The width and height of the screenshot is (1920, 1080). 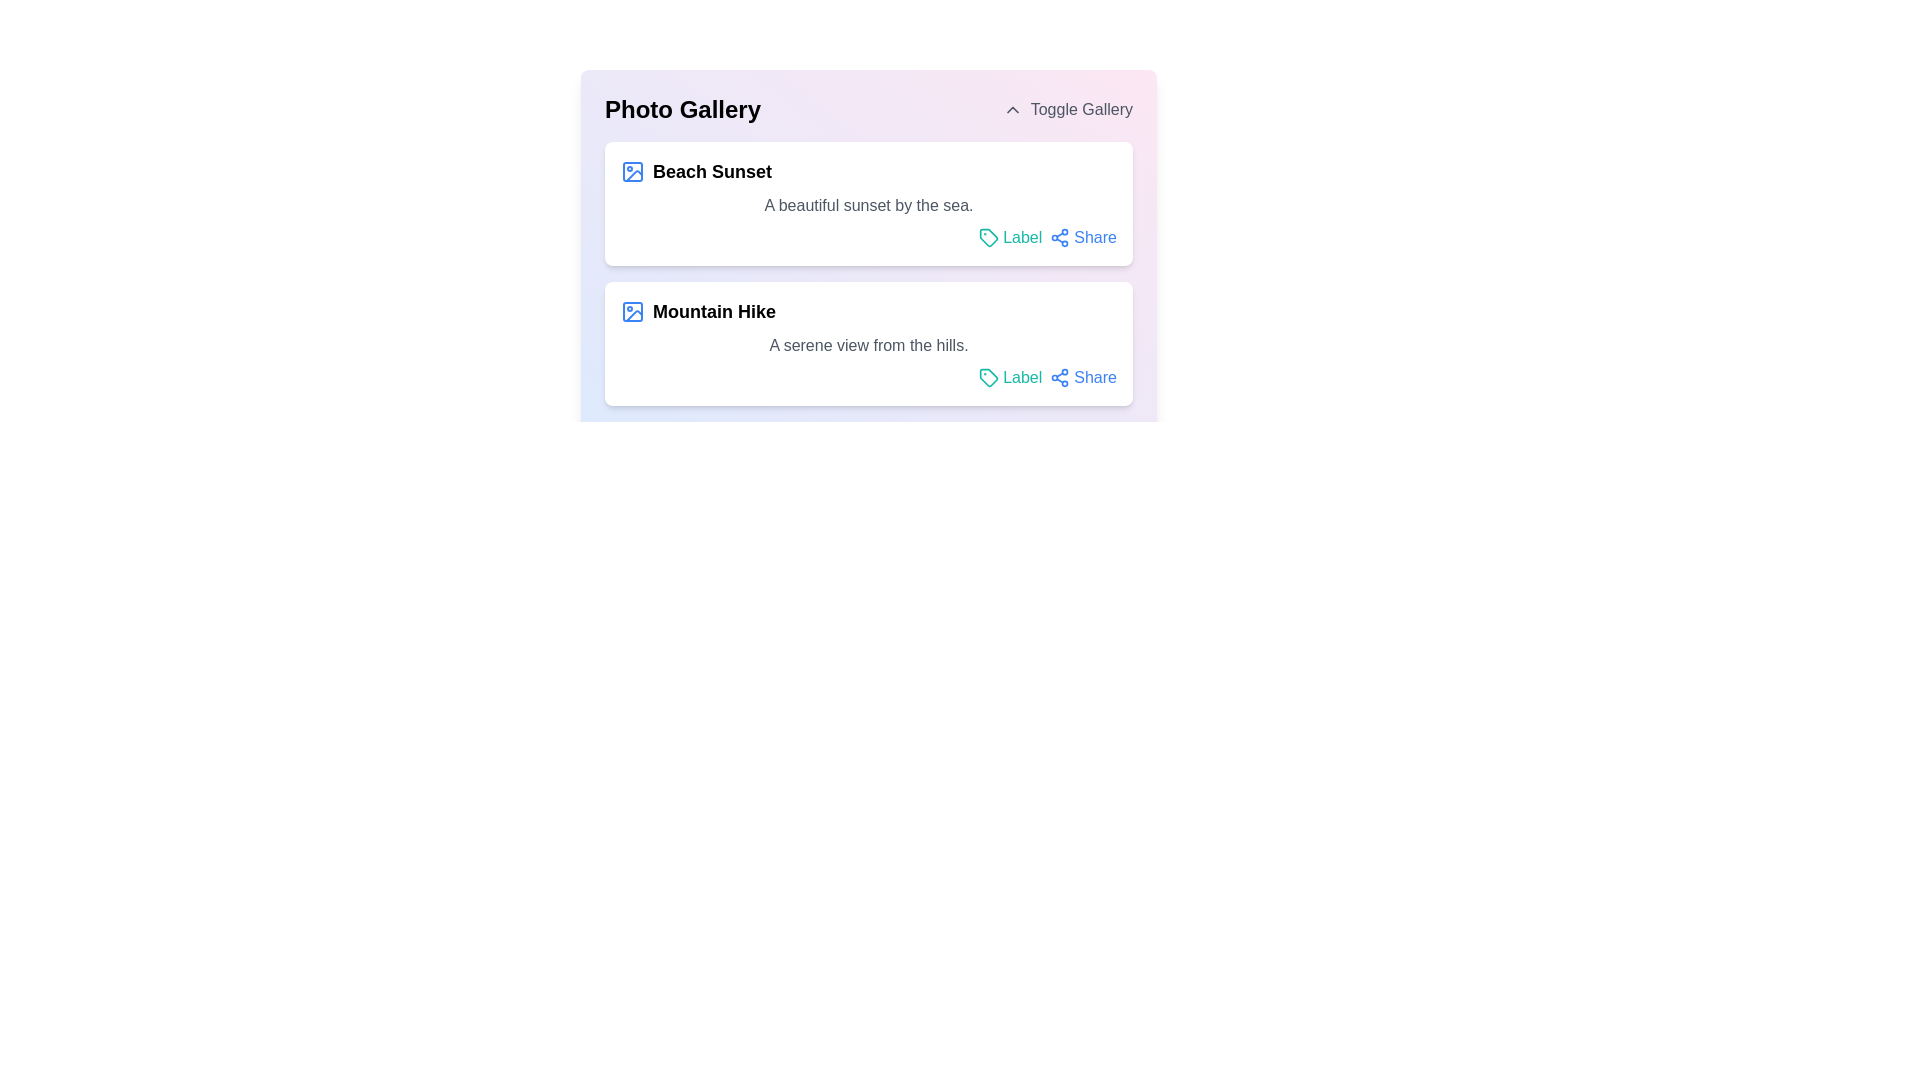 I want to click on the blue share icon, which is a triangular layout of three interconnected circular nodes, located in the 'Share' area of the 'Beach Sunset' section in the 'Photo Gallery' interface, to share the associated content, so click(x=1059, y=237).